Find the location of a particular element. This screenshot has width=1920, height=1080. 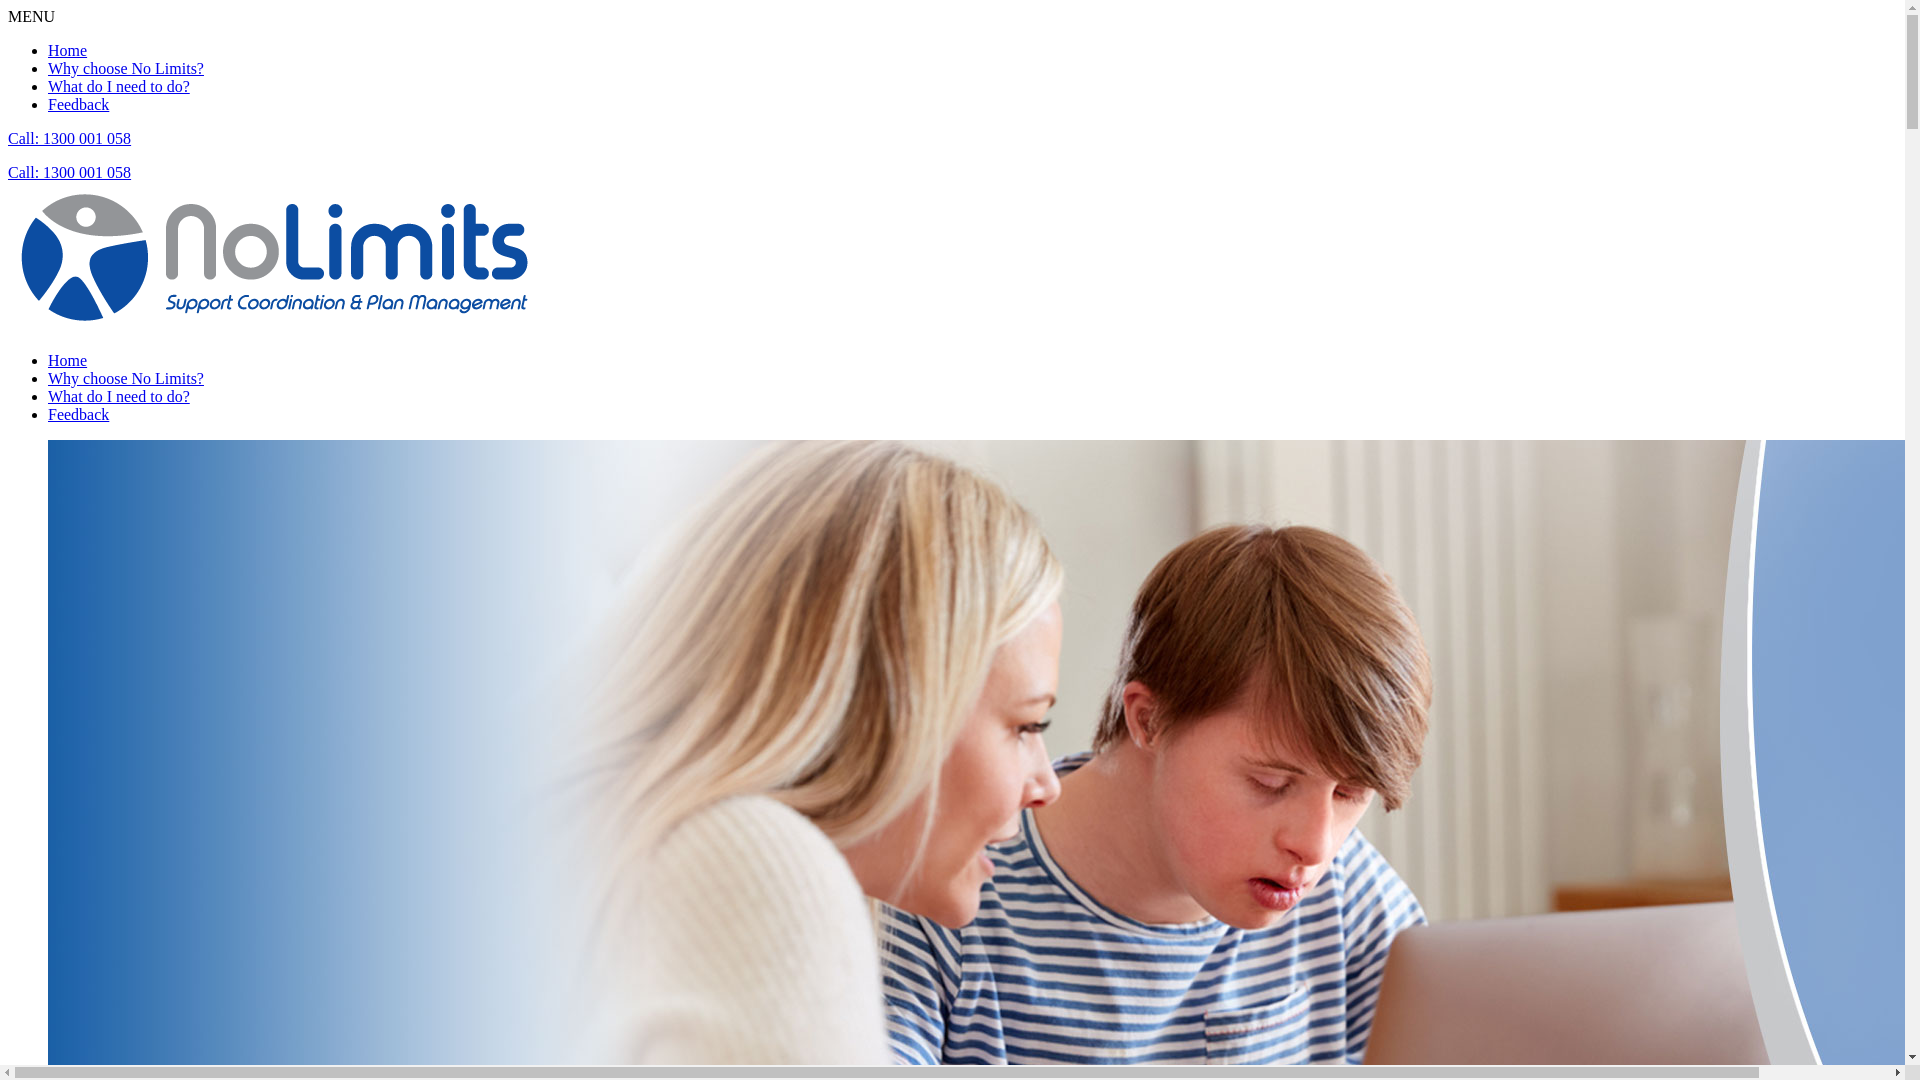

'Home' is located at coordinates (67, 49).